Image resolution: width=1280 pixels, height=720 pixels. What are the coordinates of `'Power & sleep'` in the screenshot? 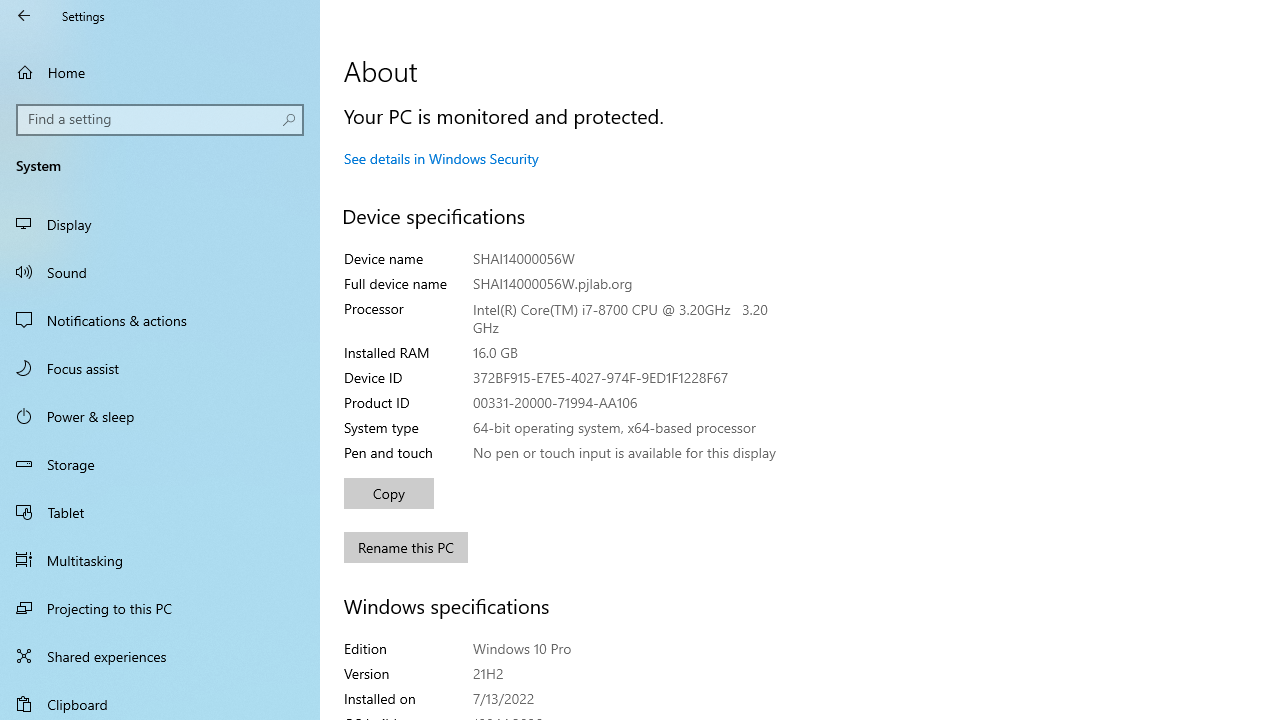 It's located at (160, 414).